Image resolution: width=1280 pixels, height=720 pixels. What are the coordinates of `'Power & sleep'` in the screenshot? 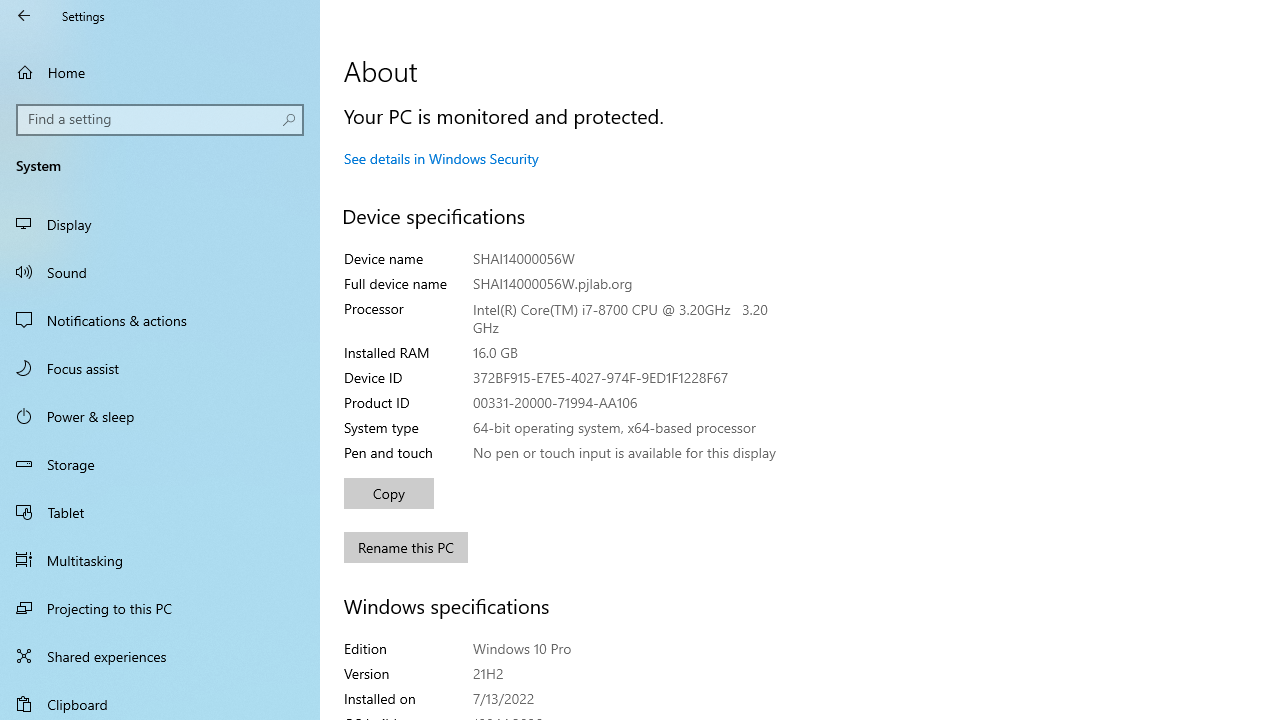 It's located at (160, 414).